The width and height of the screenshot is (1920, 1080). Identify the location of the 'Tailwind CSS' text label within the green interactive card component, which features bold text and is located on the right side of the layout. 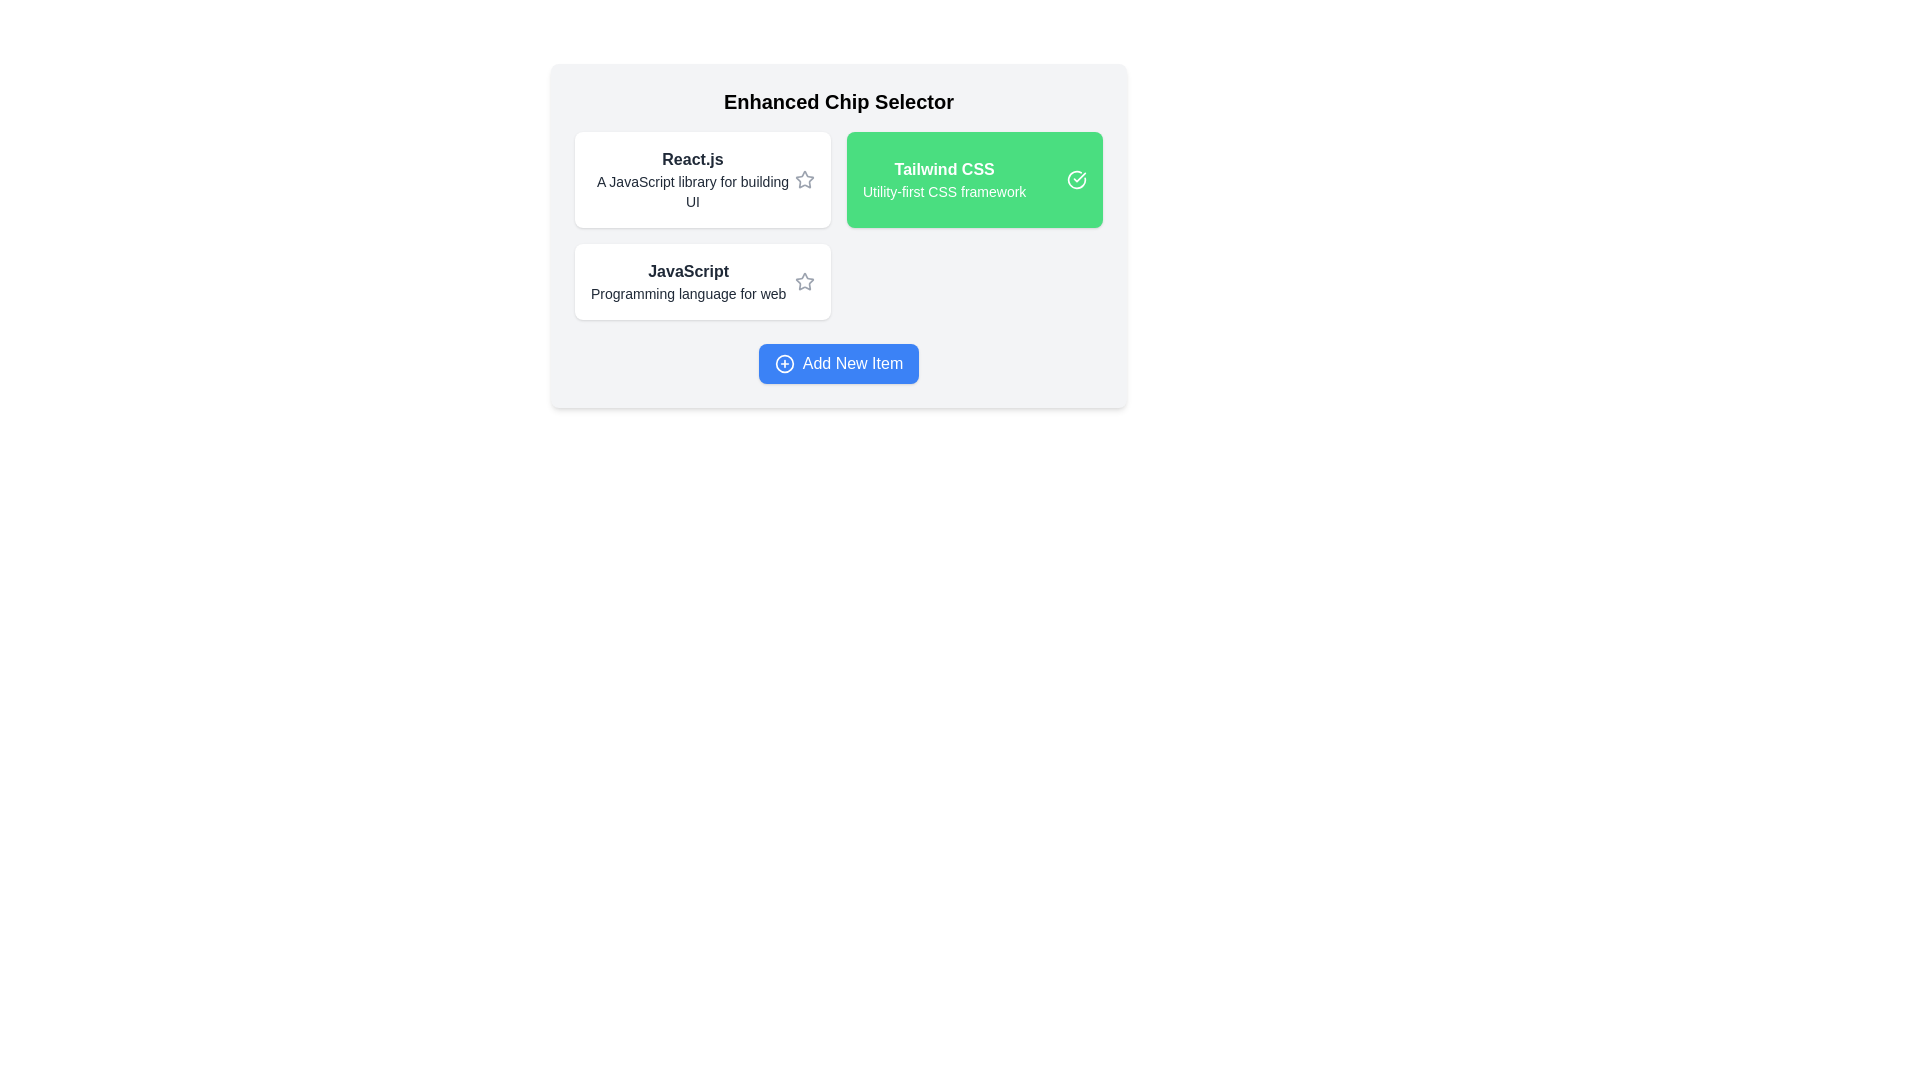
(943, 180).